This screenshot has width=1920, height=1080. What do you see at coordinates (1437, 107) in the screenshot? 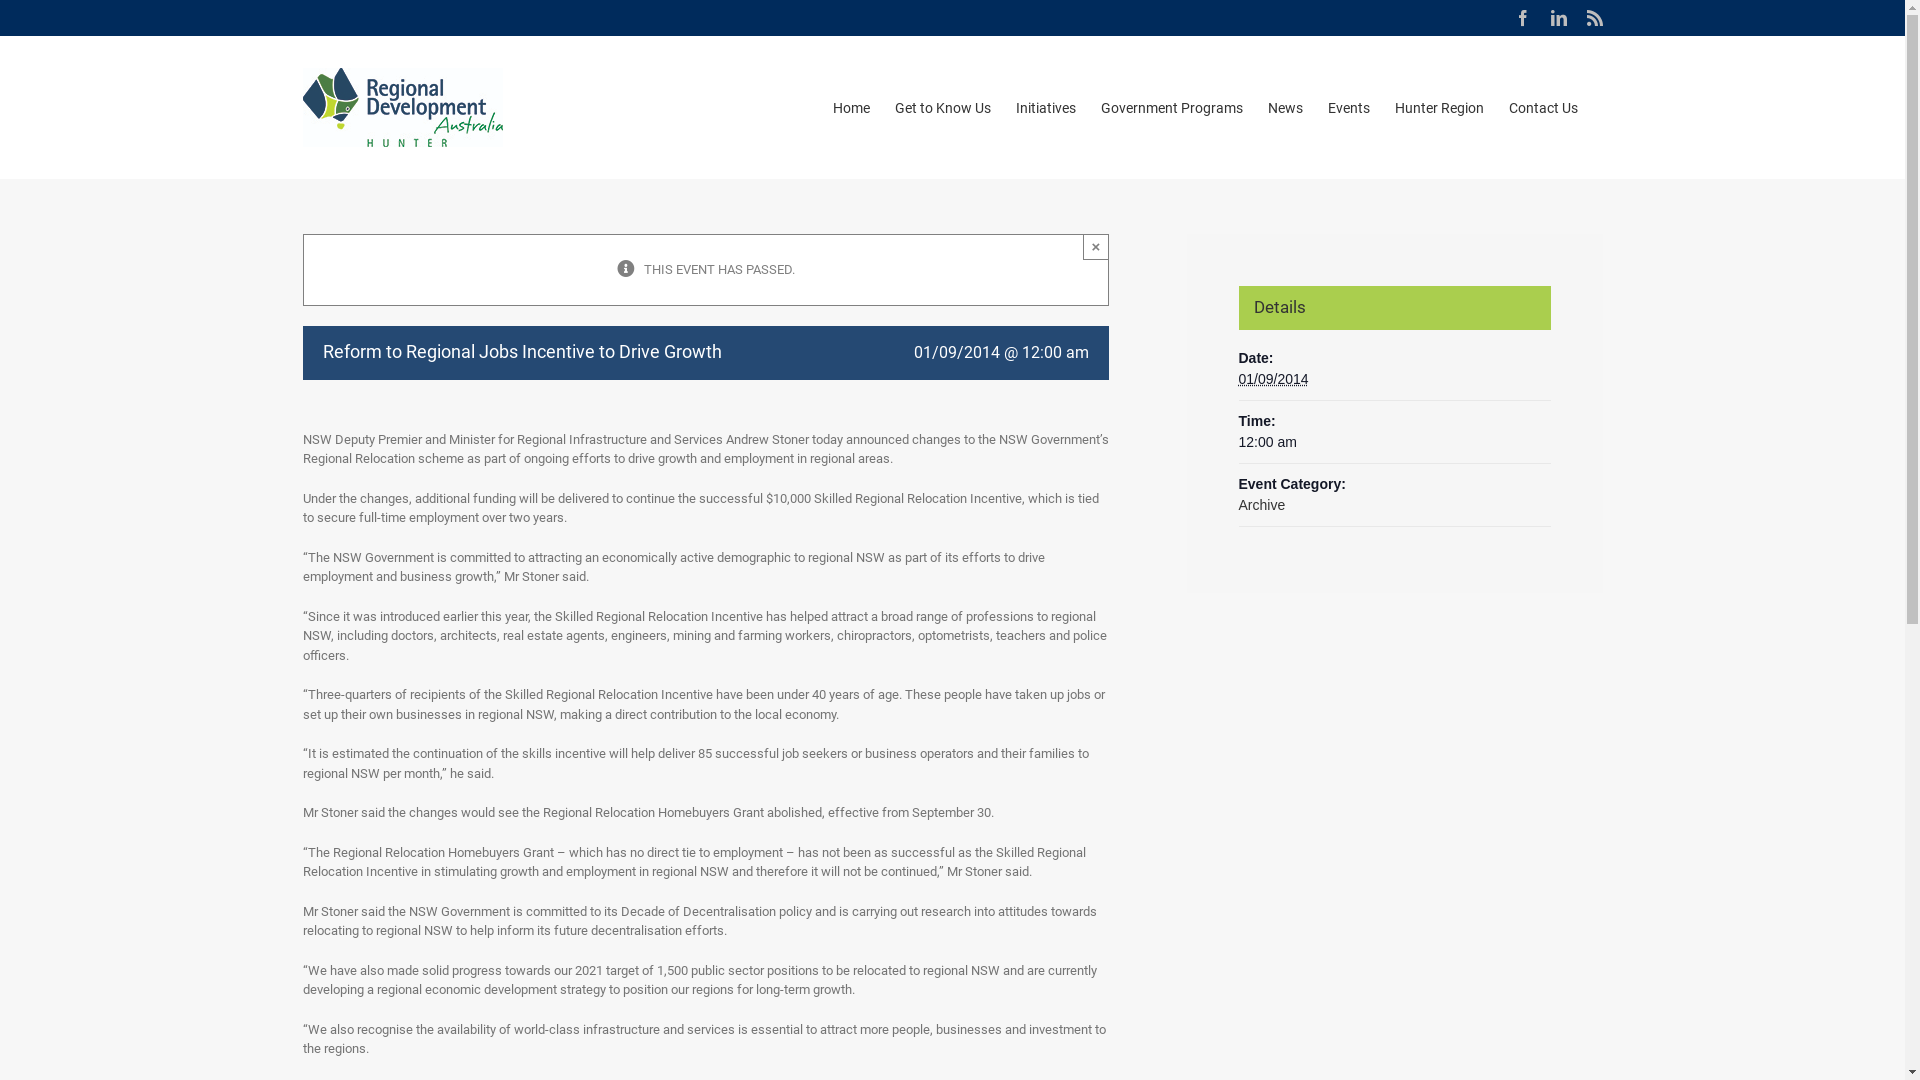
I see `'Hunter Region'` at bounding box center [1437, 107].